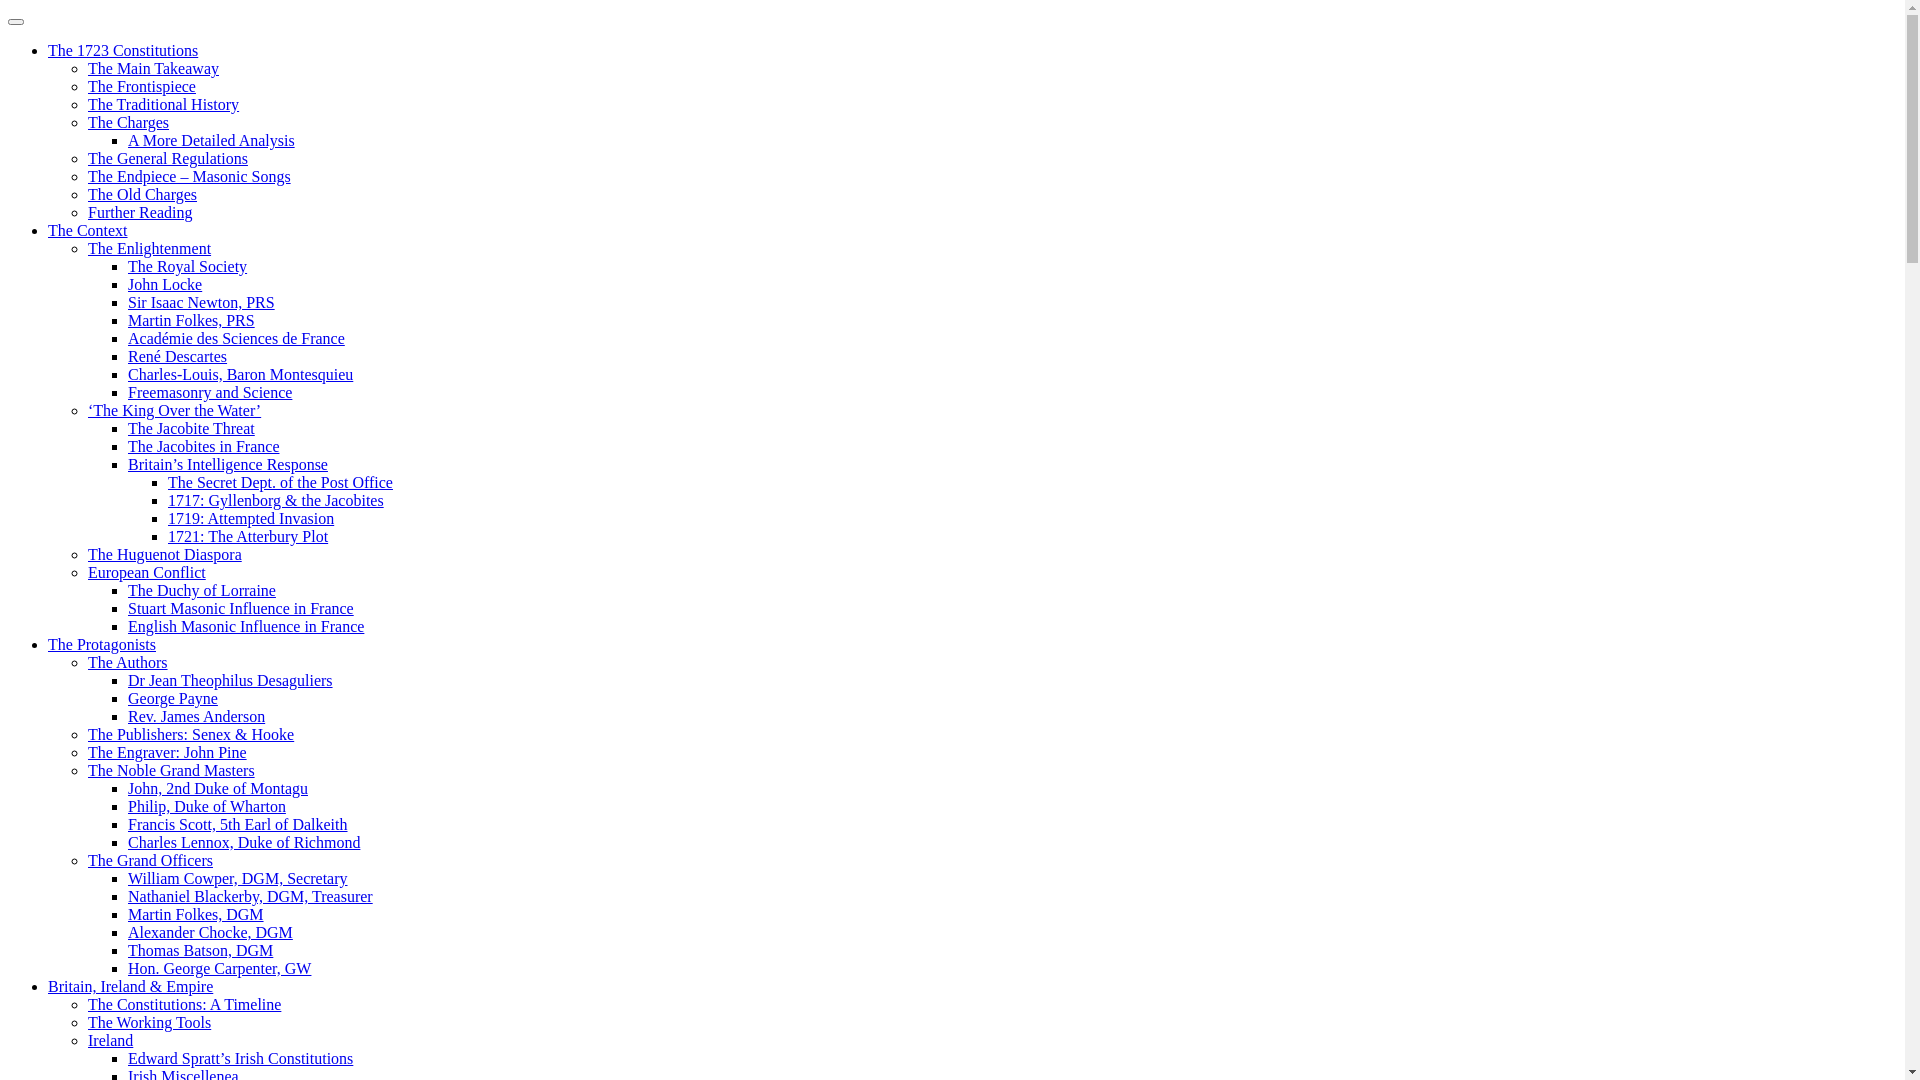  I want to click on 'The Main Takeaway', so click(152, 67).